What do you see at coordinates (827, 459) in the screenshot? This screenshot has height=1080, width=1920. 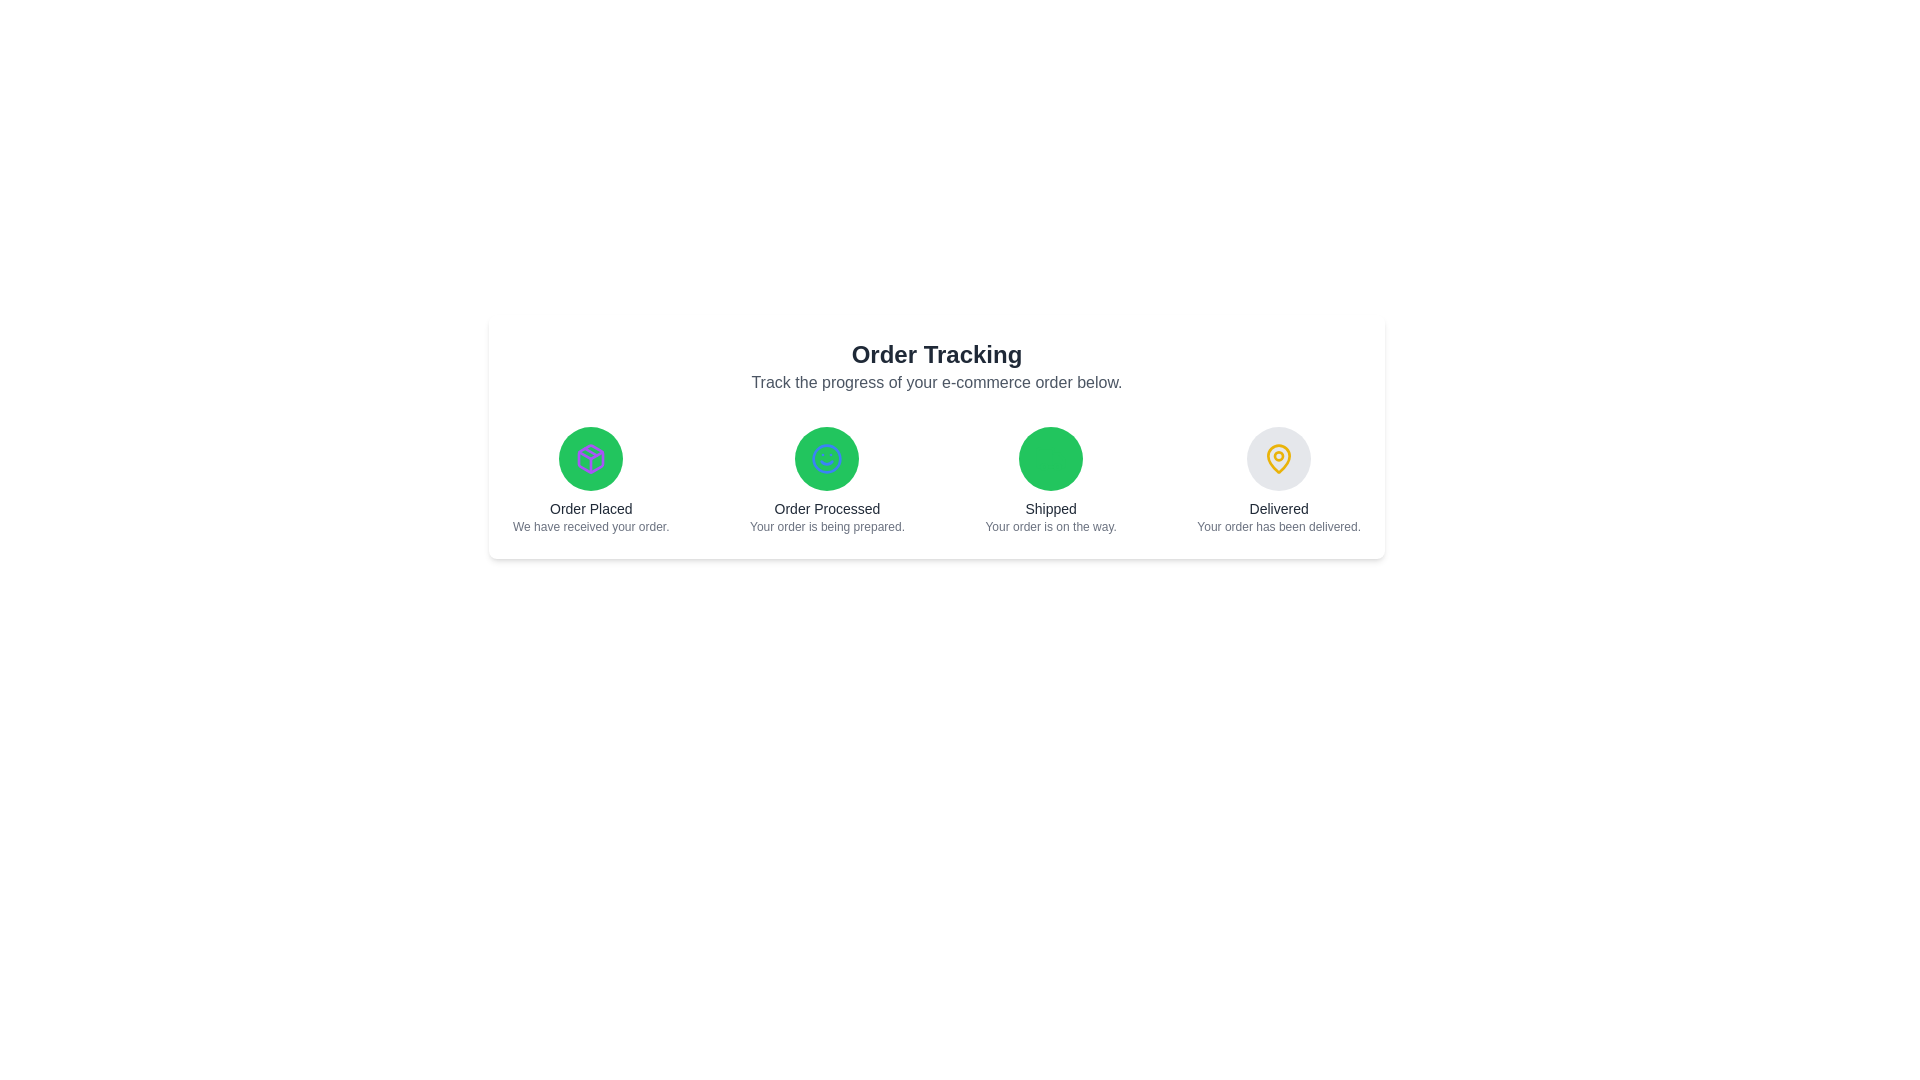 I see `the smiley face icon with a blue outline against a light green background, which indicates the 'Order Processed' step in the Order Tracking section` at bounding box center [827, 459].